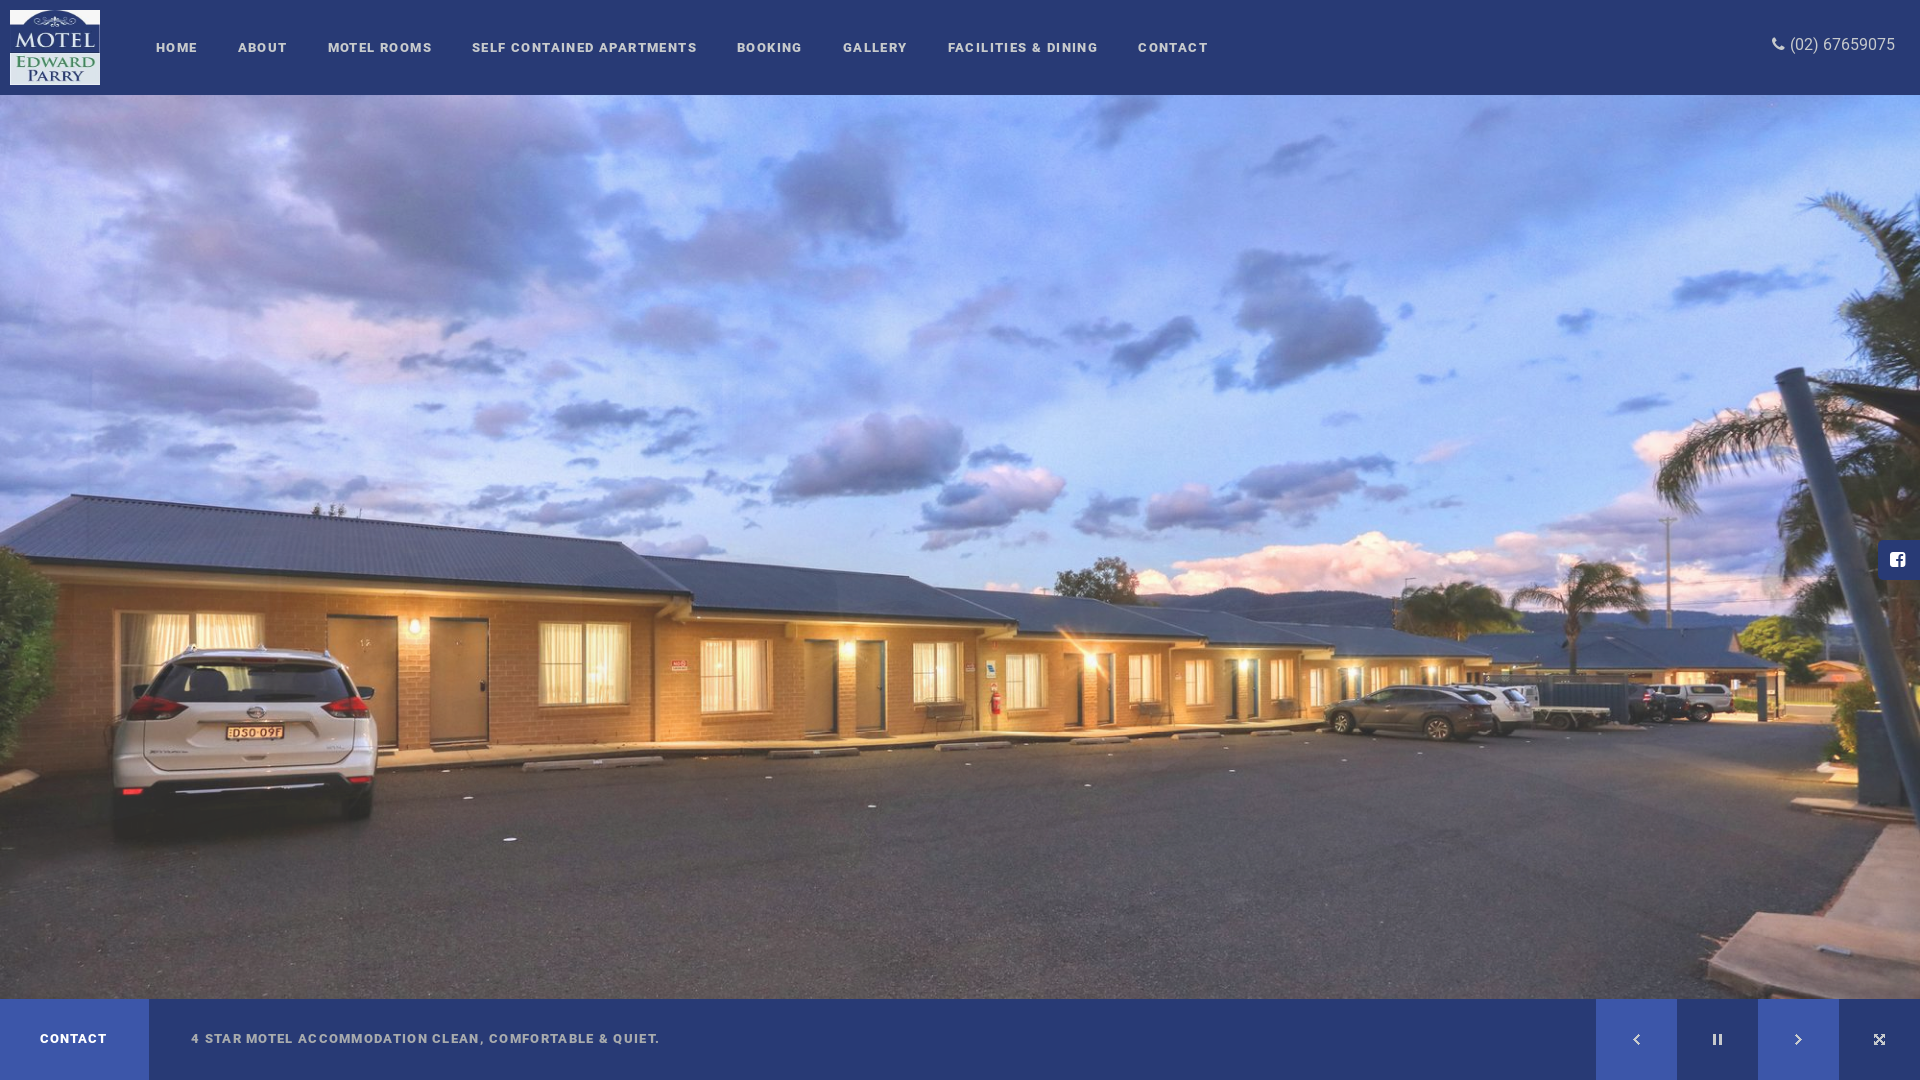 This screenshot has height=1080, width=1920. I want to click on 'GALLERY', so click(875, 46).